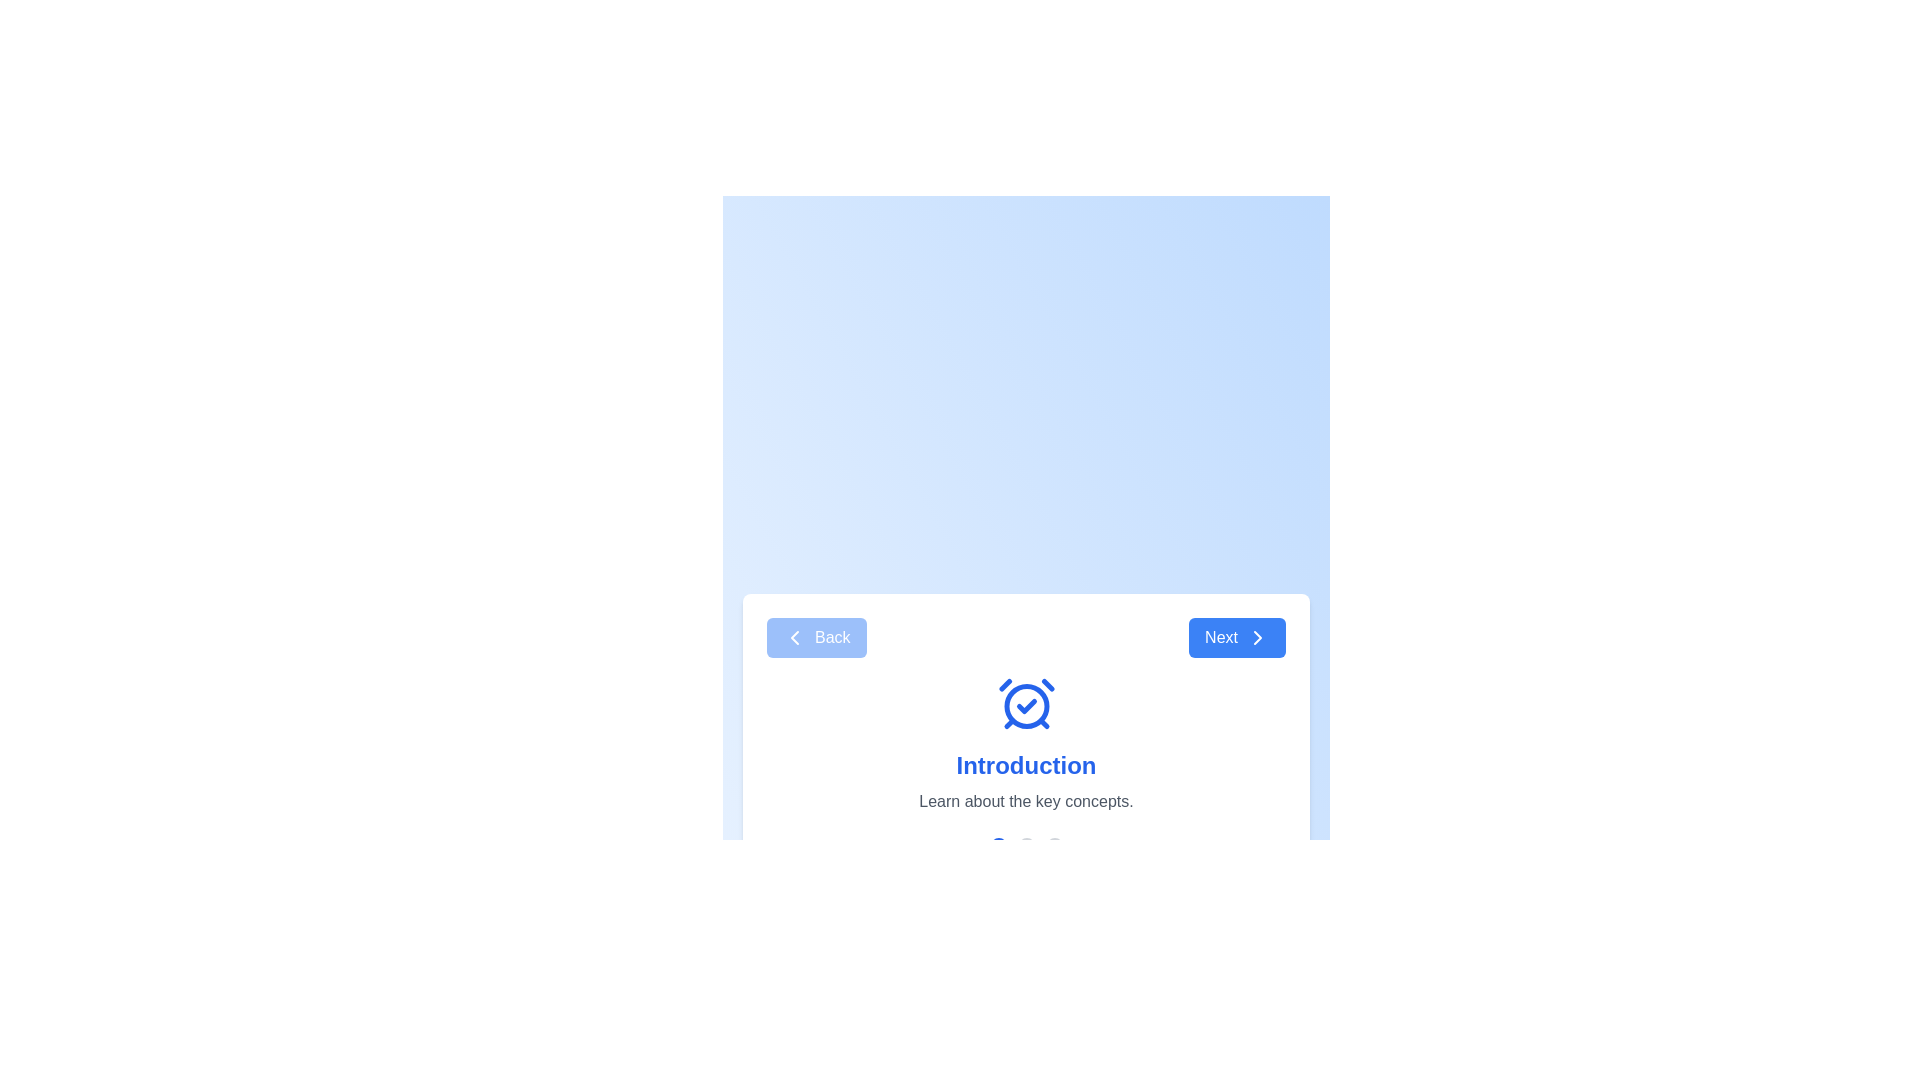  Describe the element at coordinates (1026, 845) in the screenshot. I see `the step indicator for step 2` at that location.